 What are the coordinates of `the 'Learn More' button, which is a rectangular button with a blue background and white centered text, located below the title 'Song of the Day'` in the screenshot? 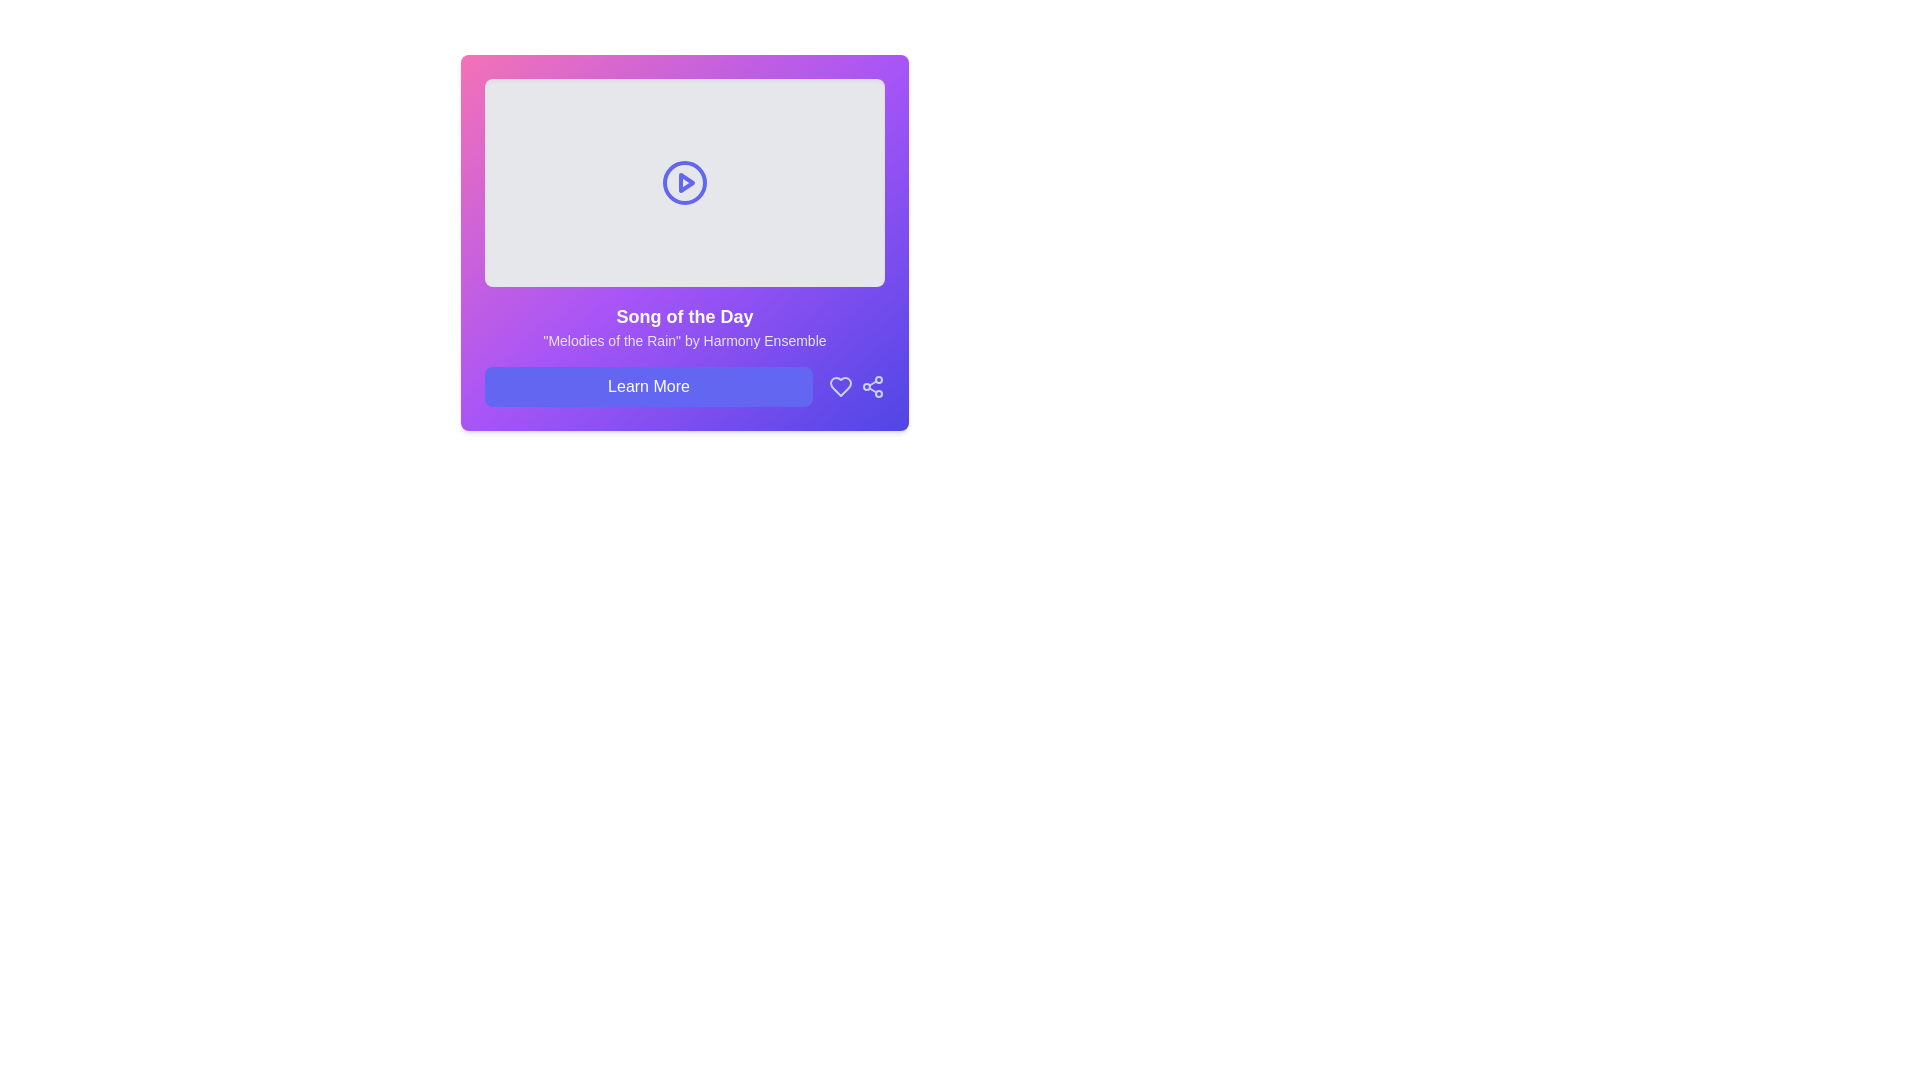 It's located at (648, 386).